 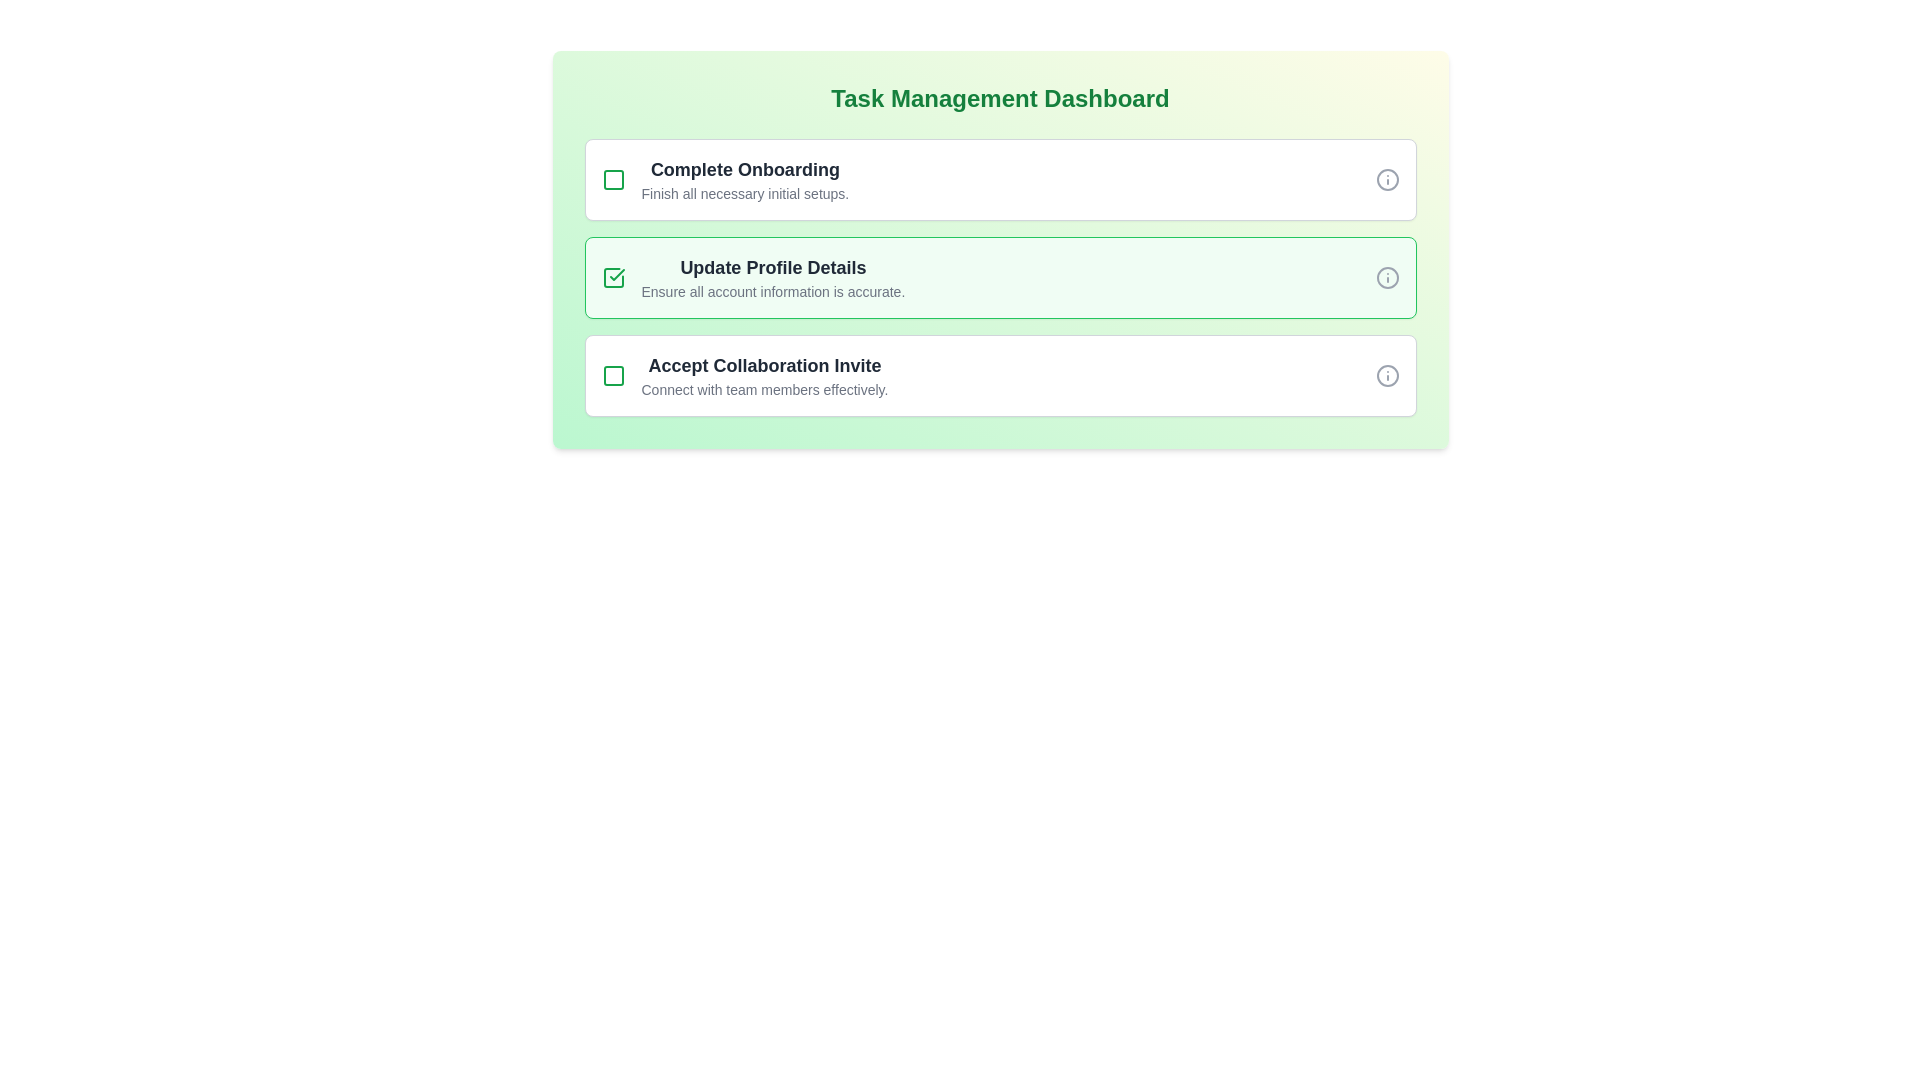 What do you see at coordinates (772, 266) in the screenshot?
I see `the static text label 'Update Profile Details'` at bounding box center [772, 266].